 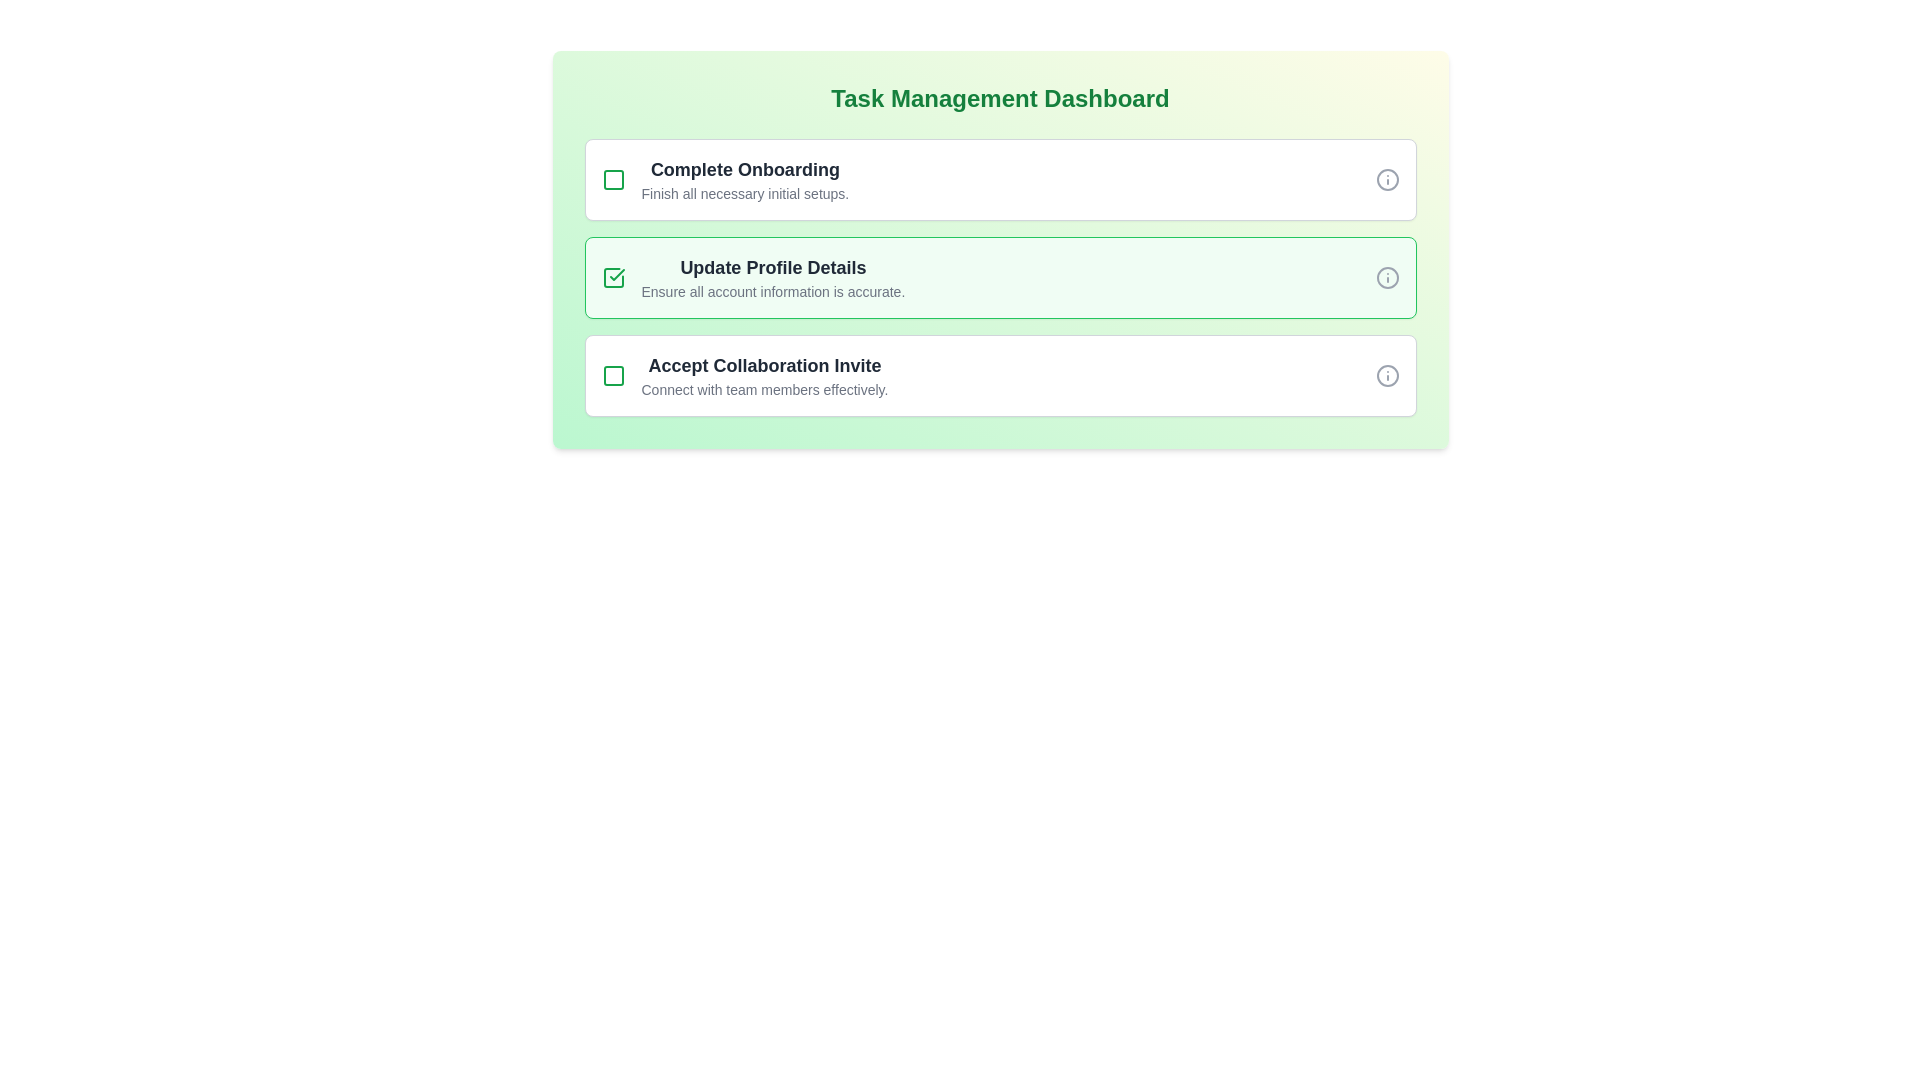 What do you see at coordinates (772, 266) in the screenshot?
I see `the static text label 'Update Profile Details'` at bounding box center [772, 266].